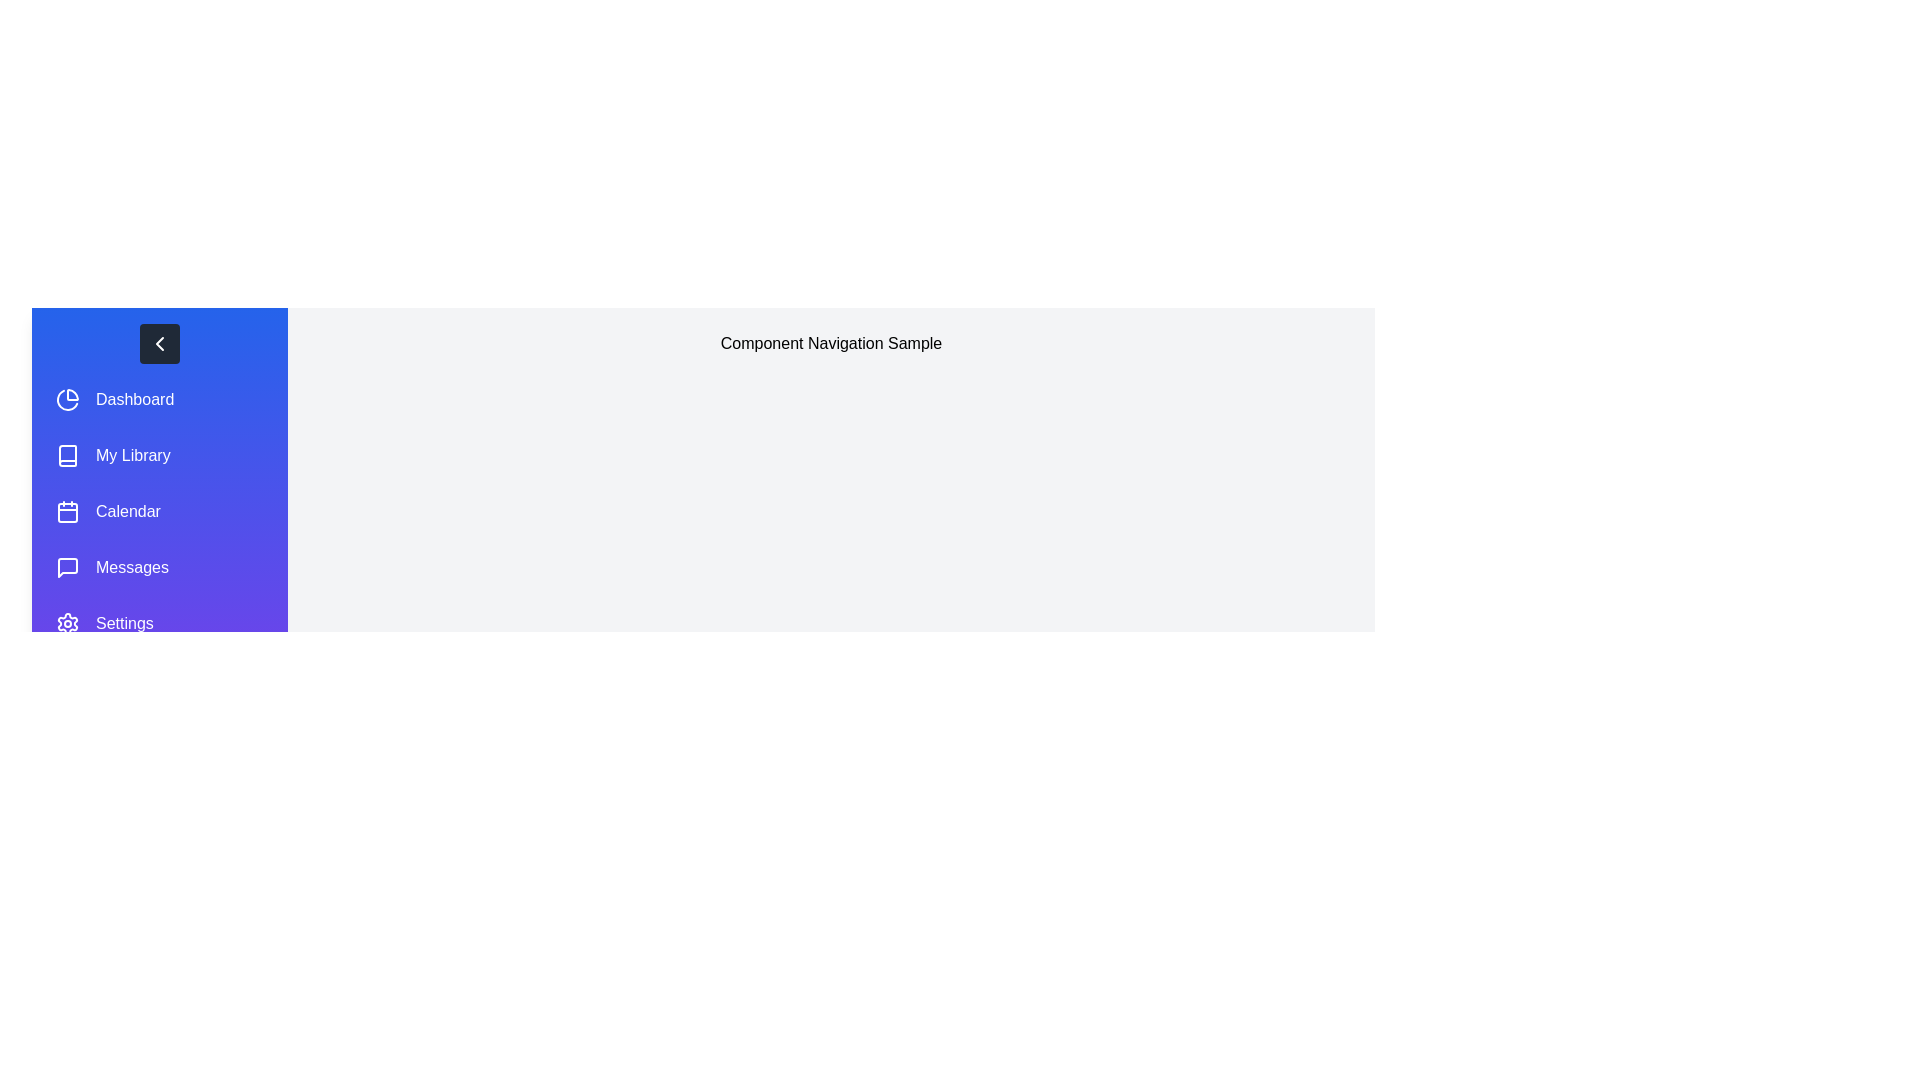 The image size is (1920, 1080). Describe the element at coordinates (158, 511) in the screenshot. I see `the menu item Calendar to highlight it` at that location.